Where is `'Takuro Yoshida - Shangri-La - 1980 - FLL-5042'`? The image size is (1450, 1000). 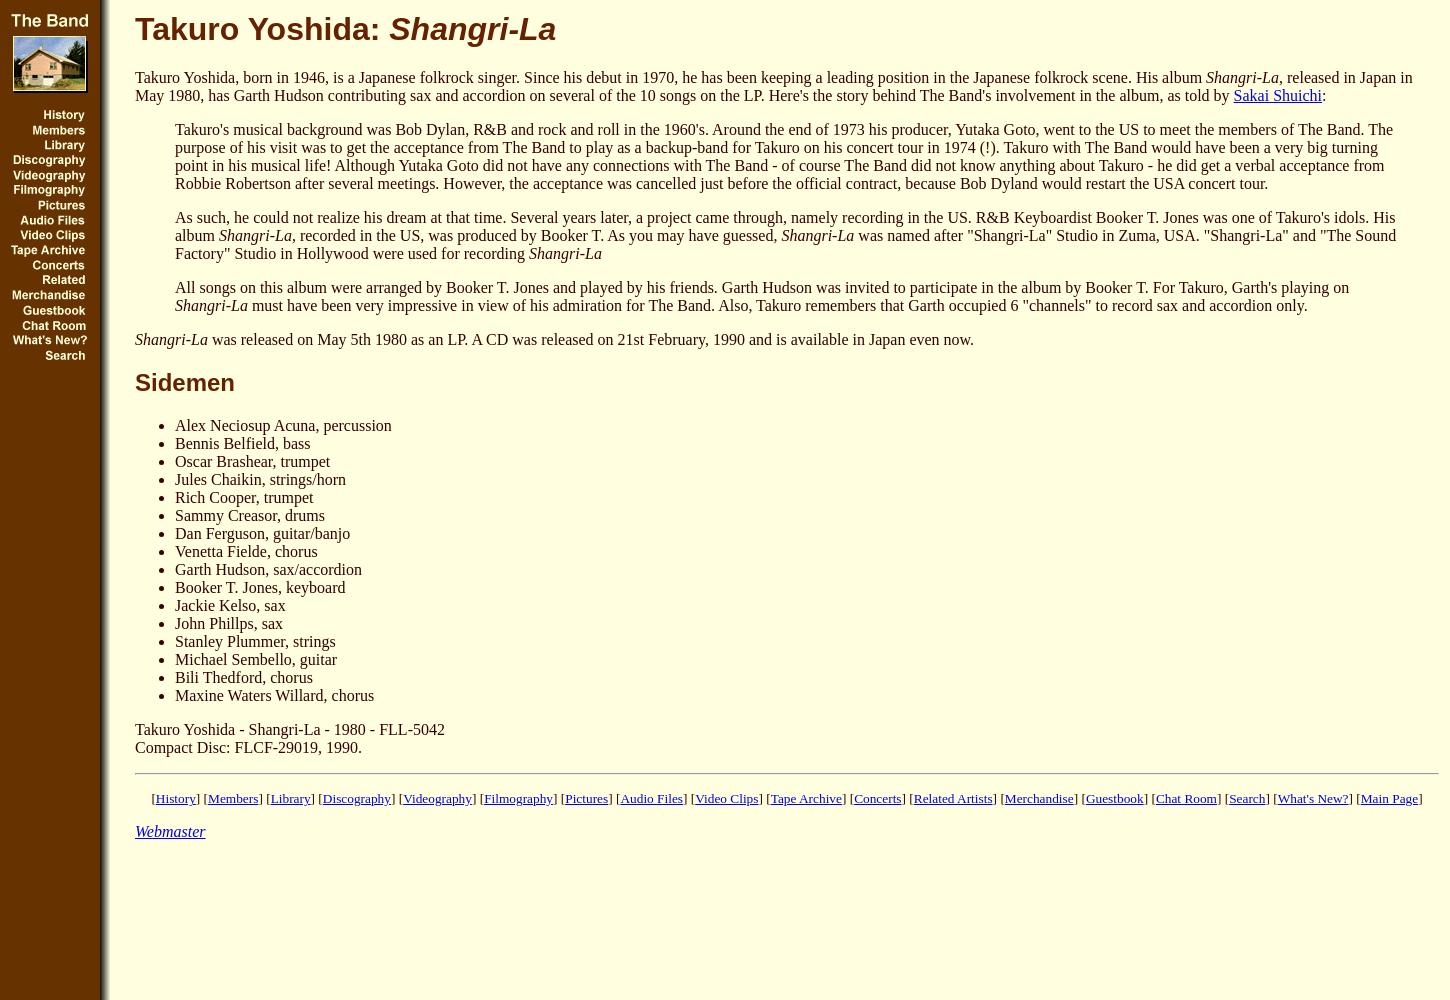
'Takuro Yoshida - Shangri-La - 1980 - FLL-5042' is located at coordinates (133, 728).